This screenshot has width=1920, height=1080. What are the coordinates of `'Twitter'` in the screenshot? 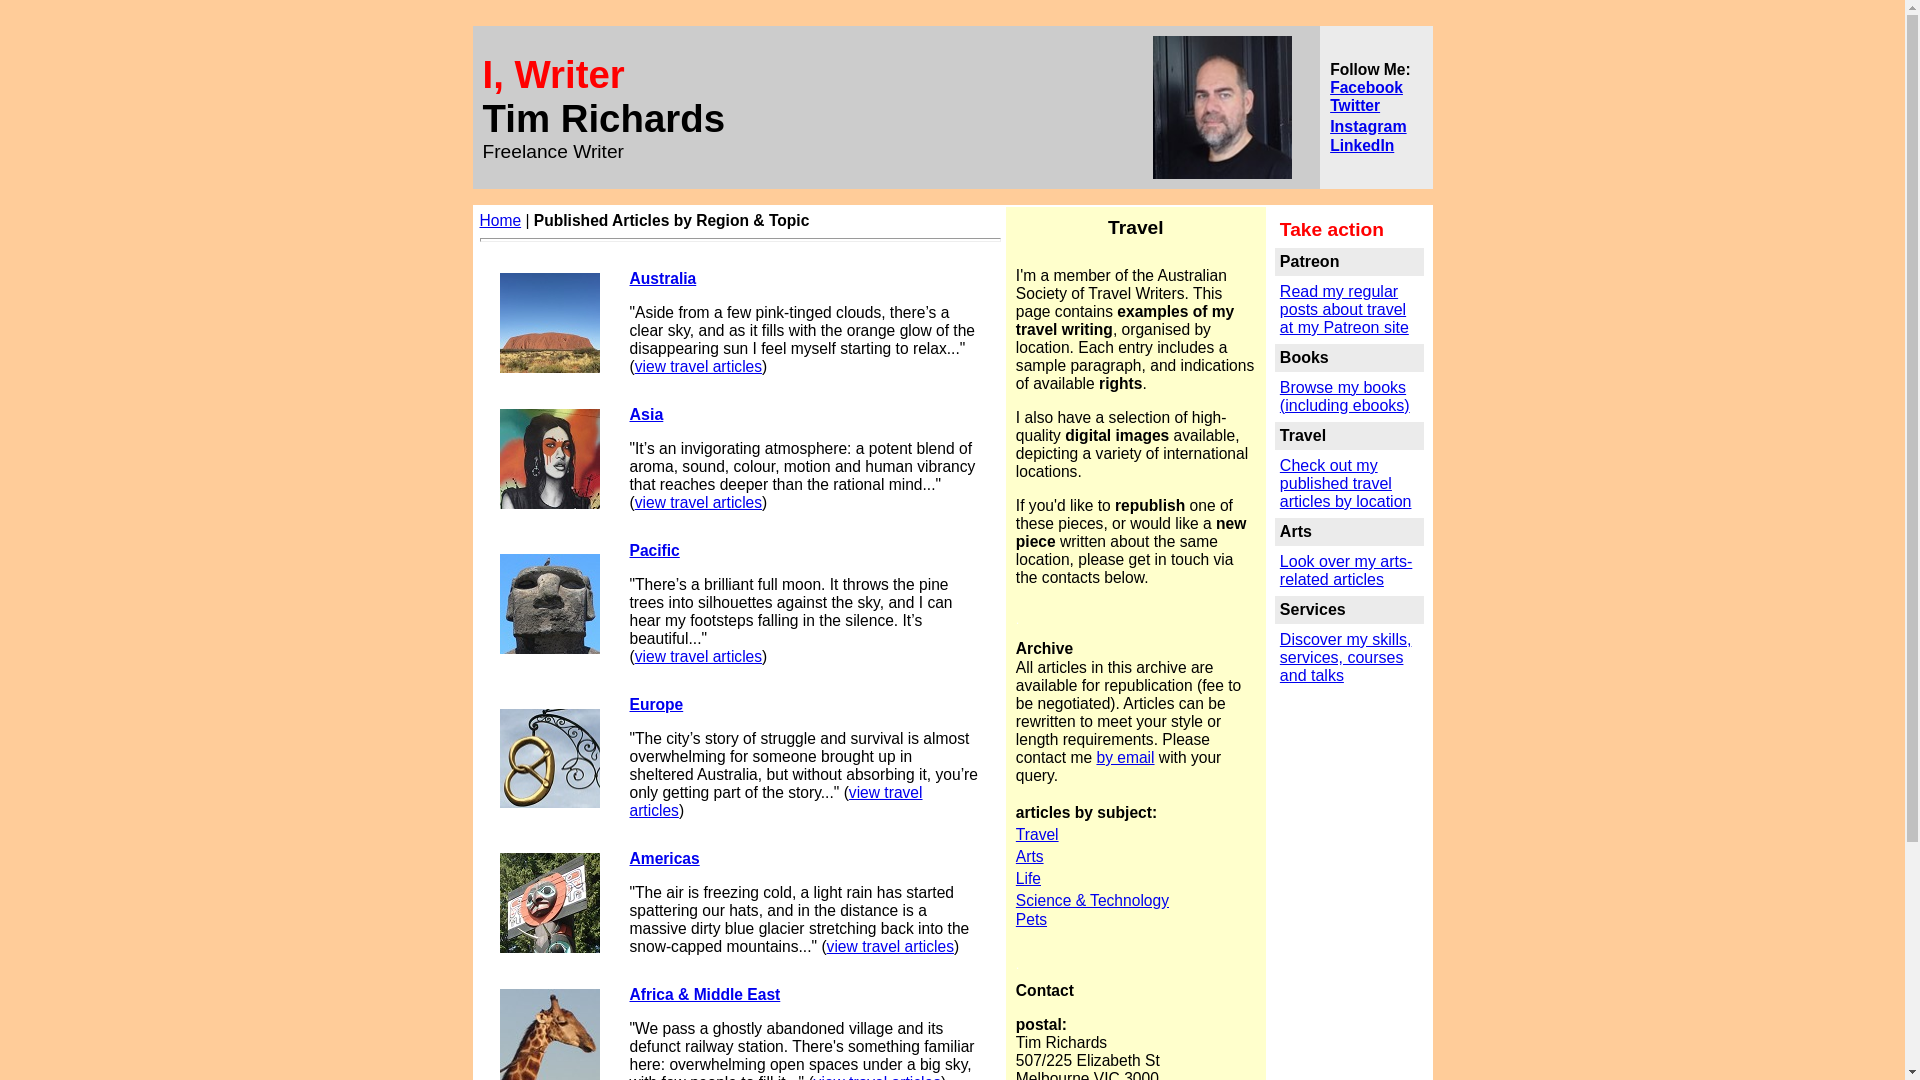 It's located at (1329, 104).